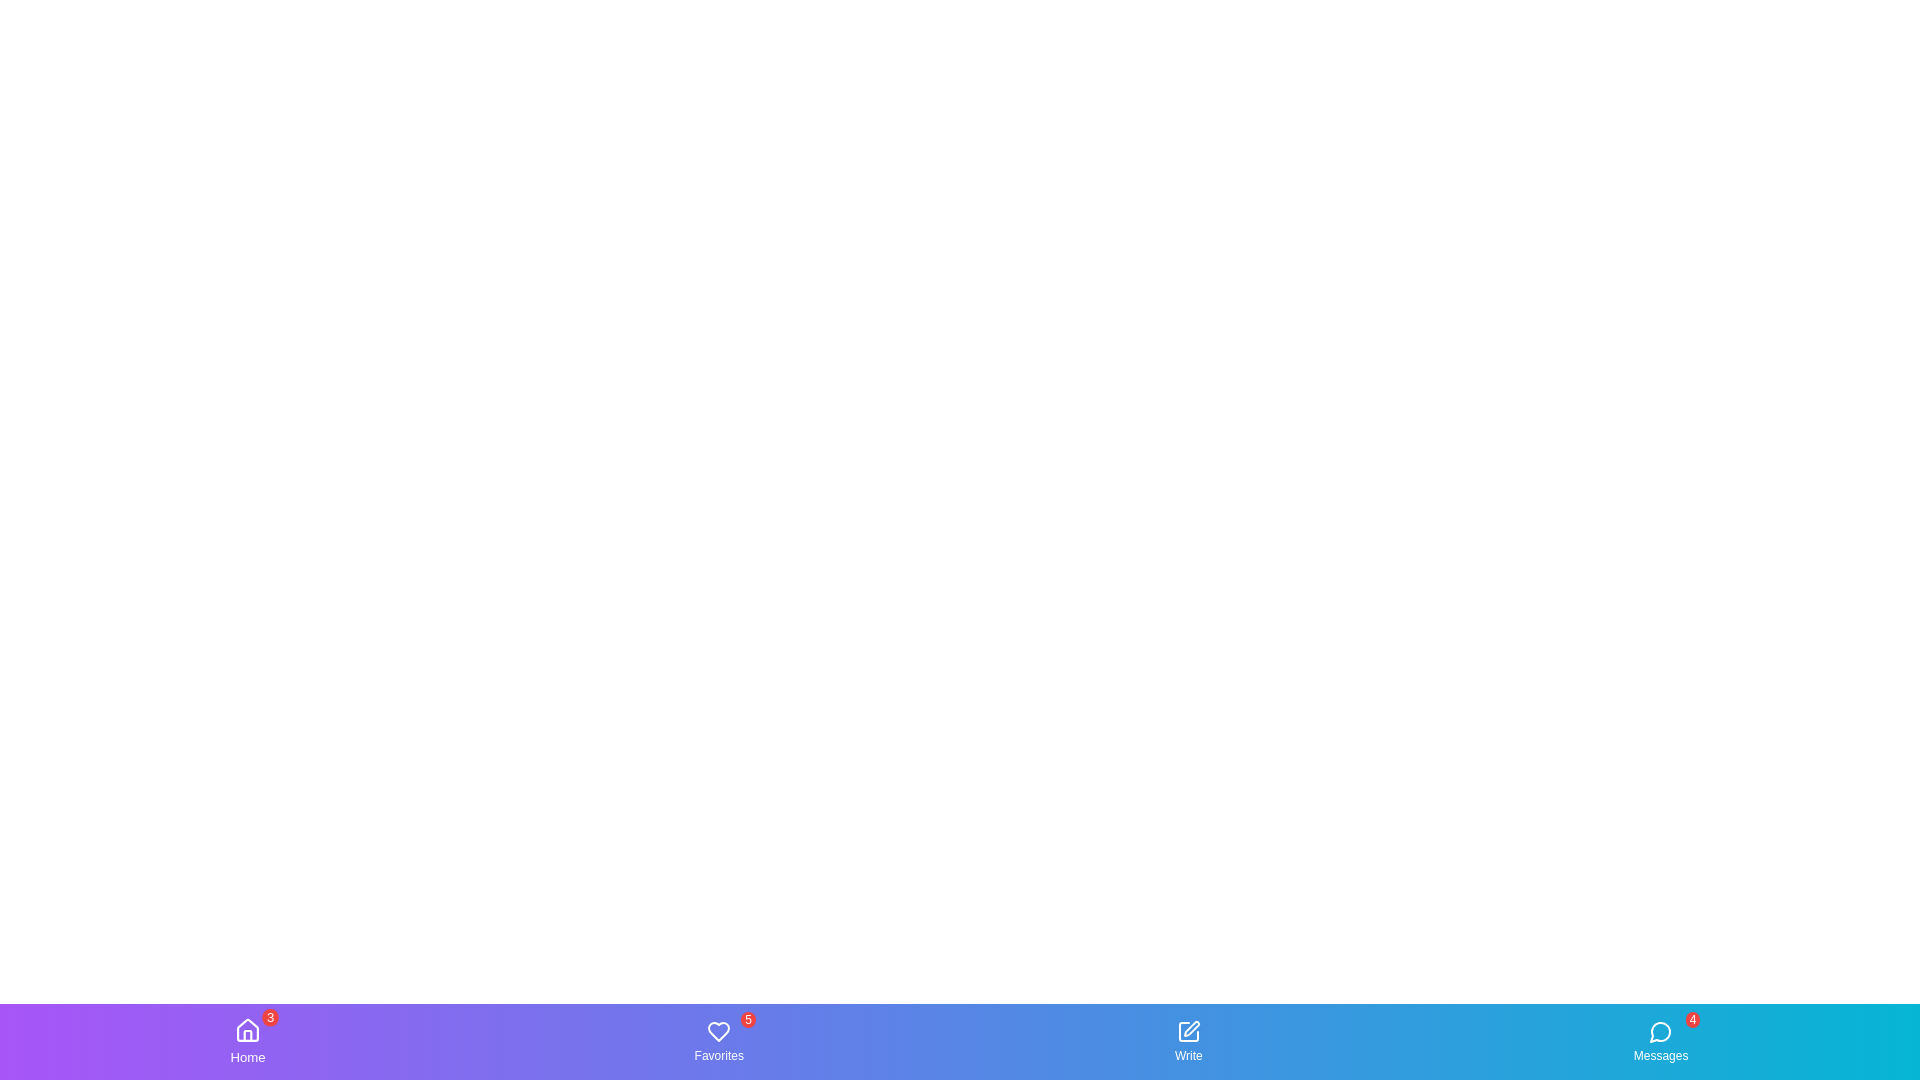 The height and width of the screenshot is (1080, 1920). I want to click on the Home tab by clicking on its icon or label, so click(246, 1040).